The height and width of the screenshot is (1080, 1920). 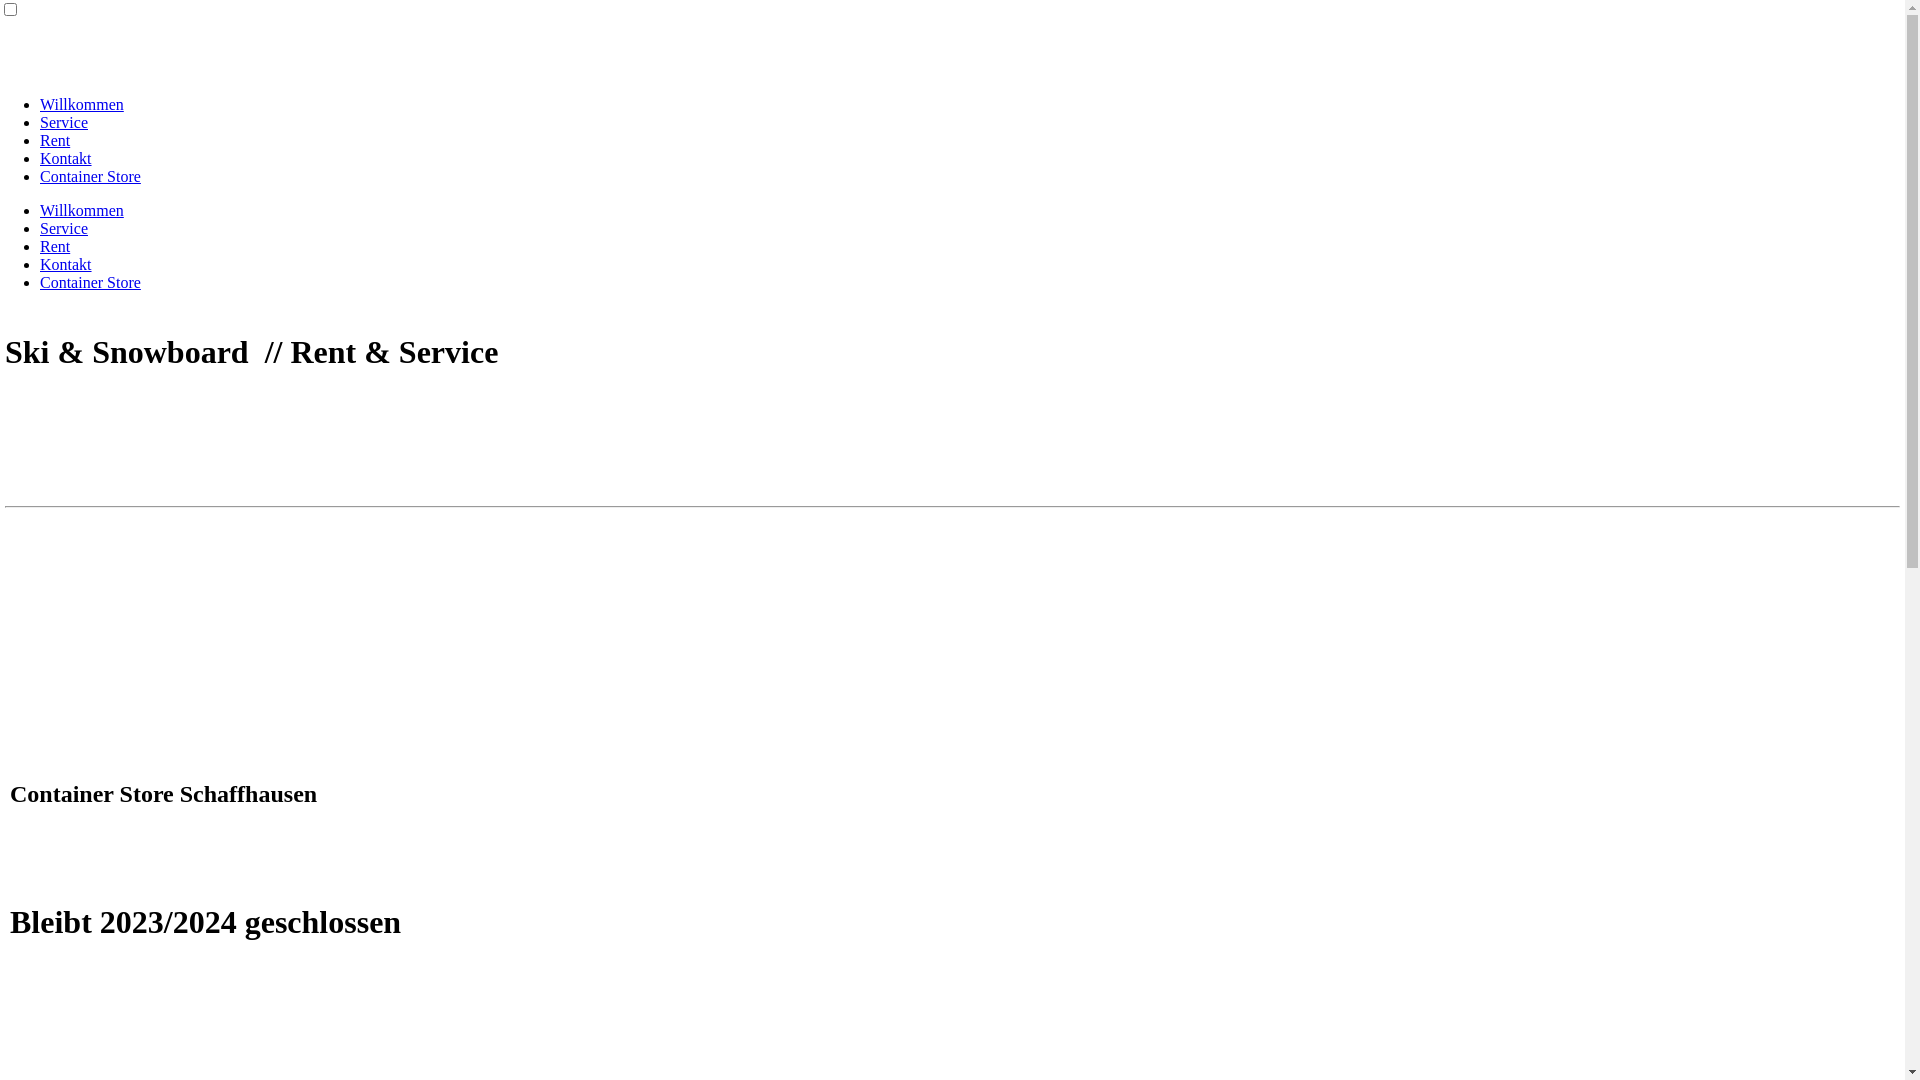 I want to click on 'Container Store', so click(x=89, y=175).